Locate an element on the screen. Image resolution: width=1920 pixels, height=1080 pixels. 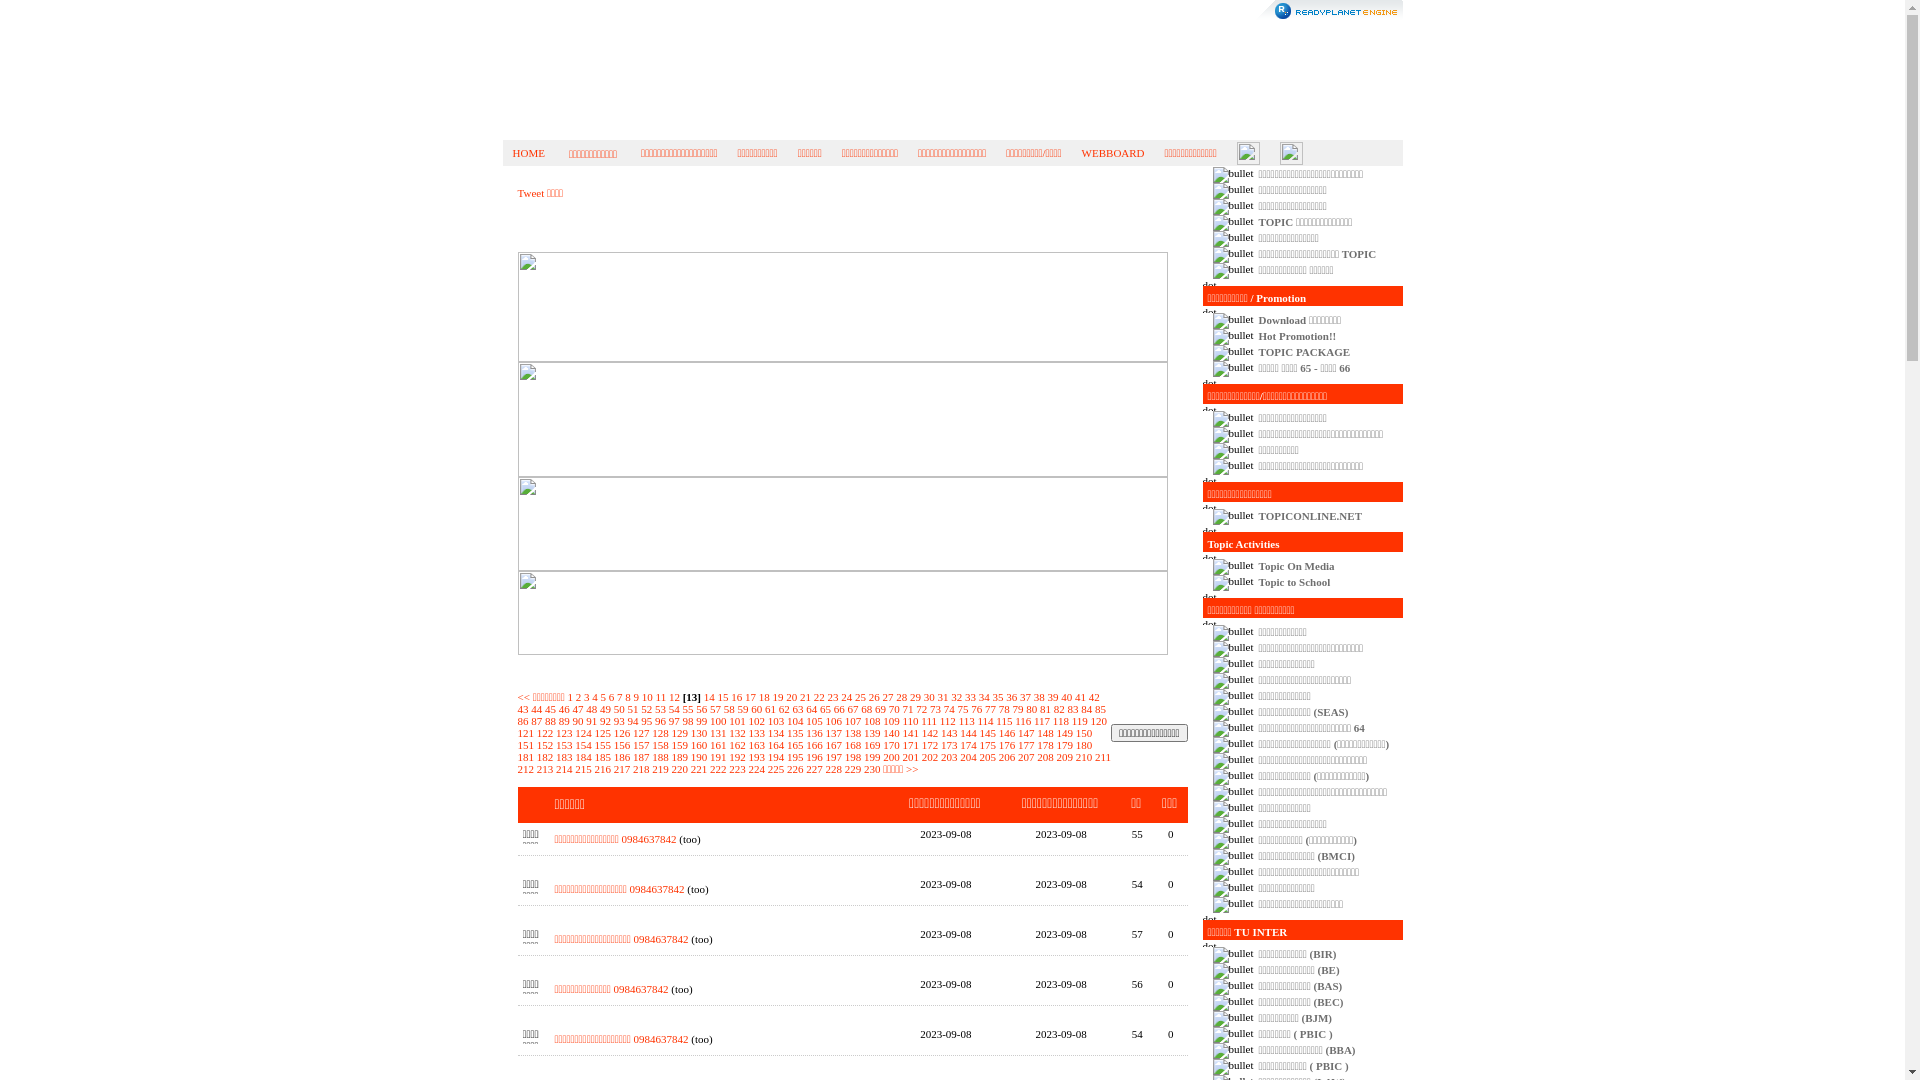
'193' is located at coordinates (747, 756).